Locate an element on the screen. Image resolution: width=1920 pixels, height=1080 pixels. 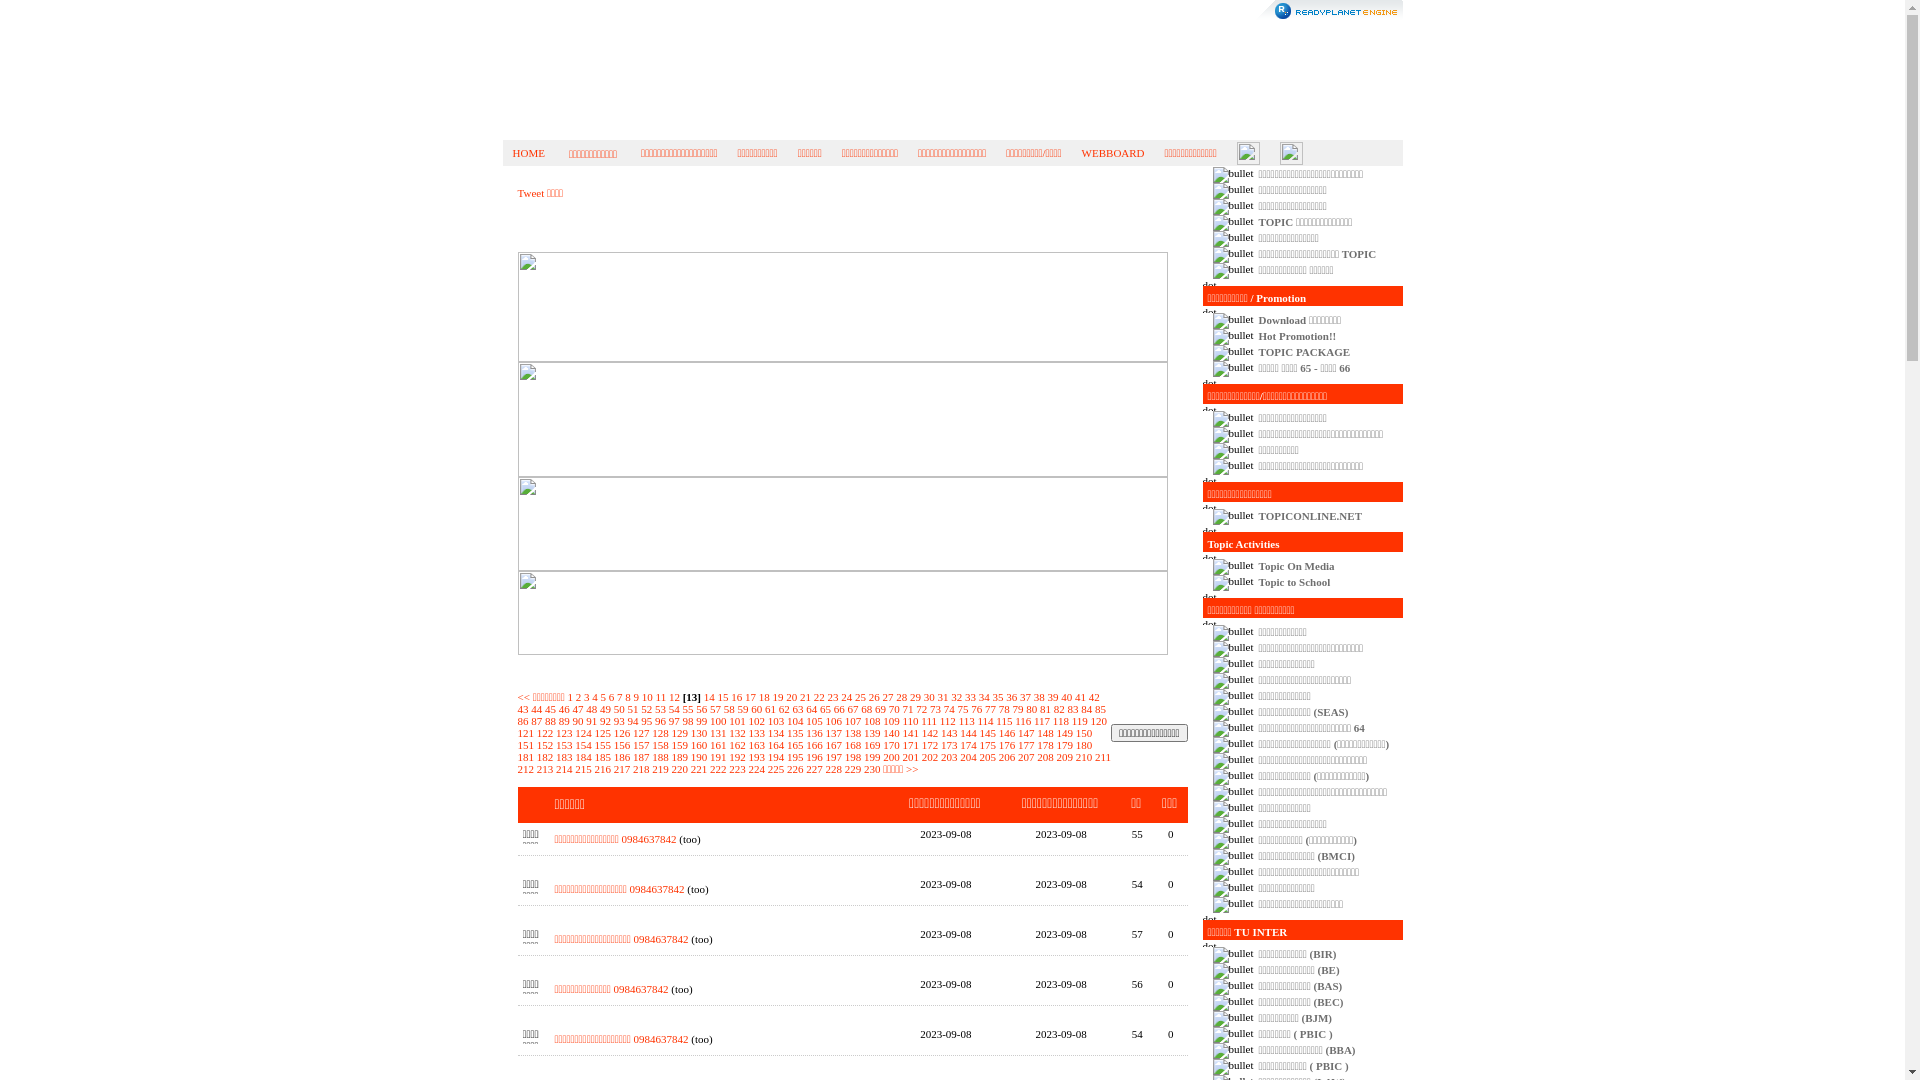
'193' is located at coordinates (747, 756).